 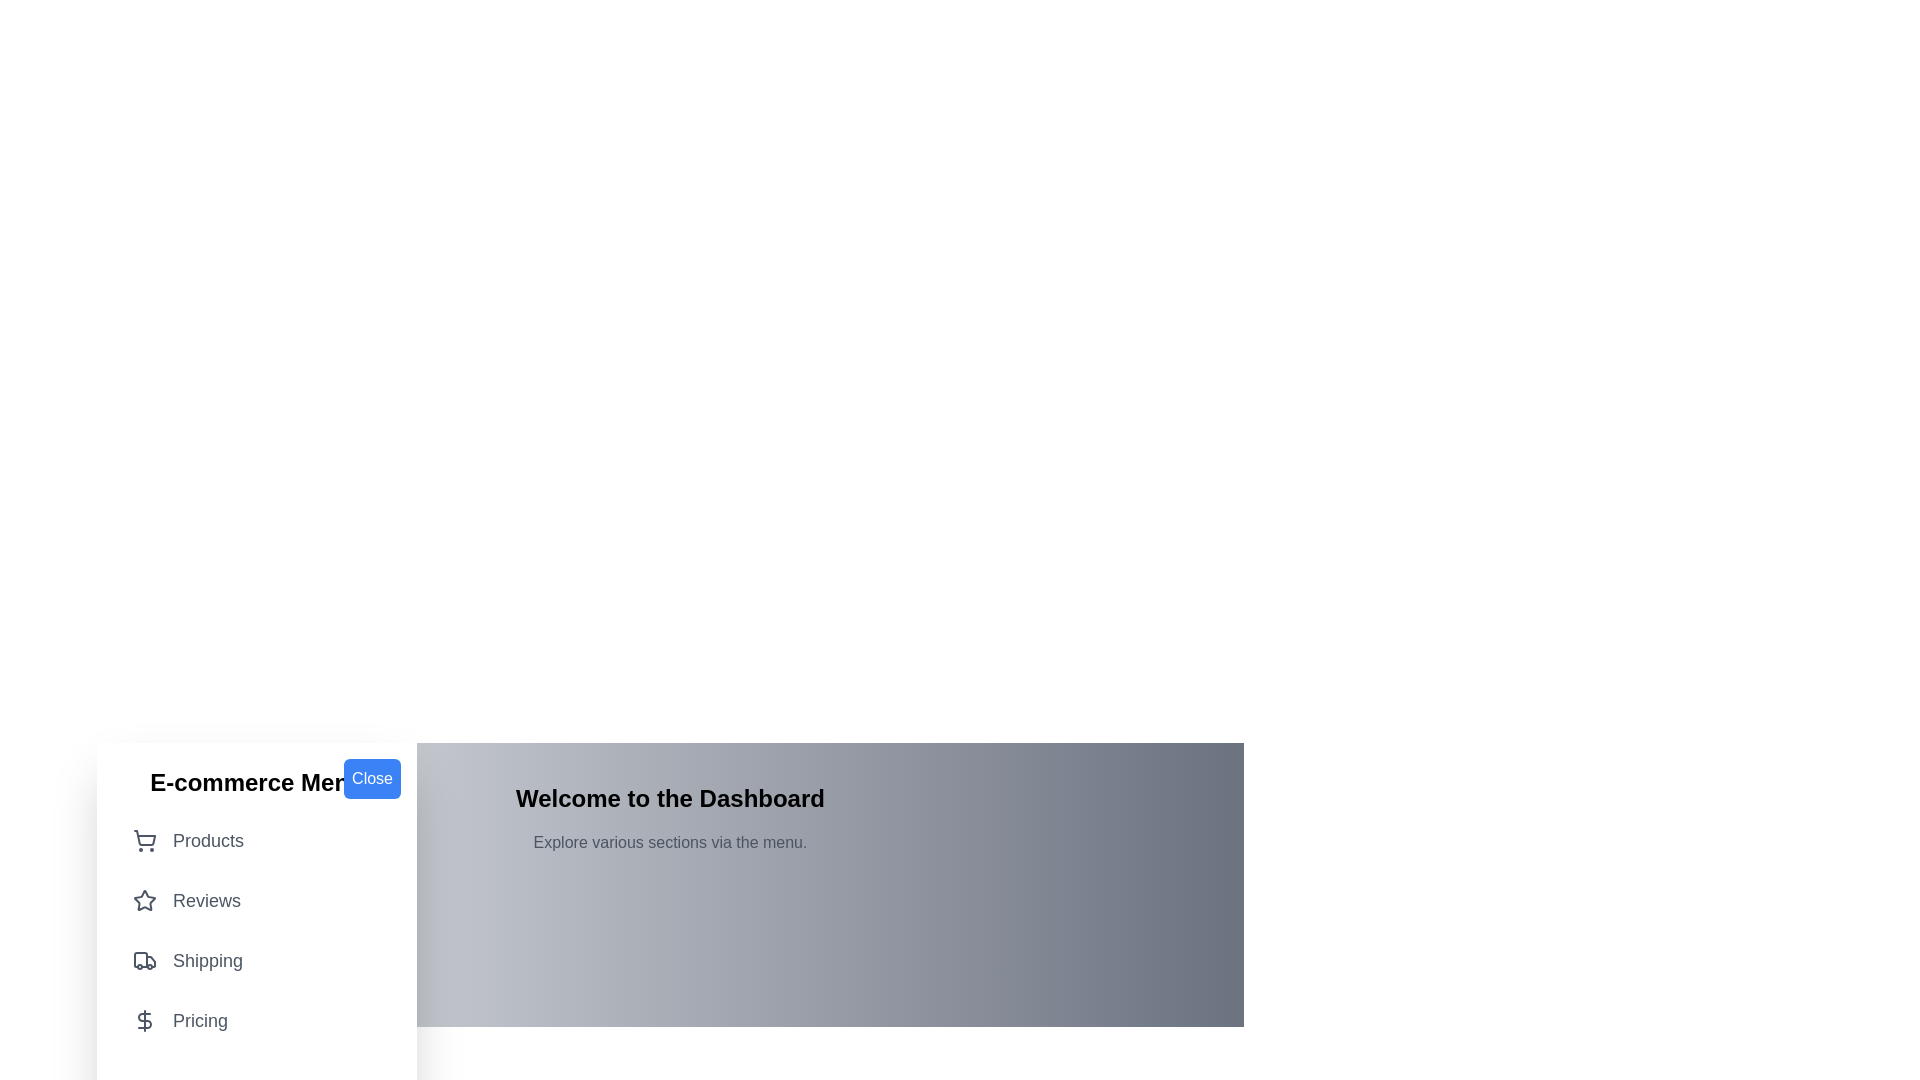 What do you see at coordinates (372, 778) in the screenshot?
I see `the 'Close' button to toggle the menu visibility` at bounding box center [372, 778].